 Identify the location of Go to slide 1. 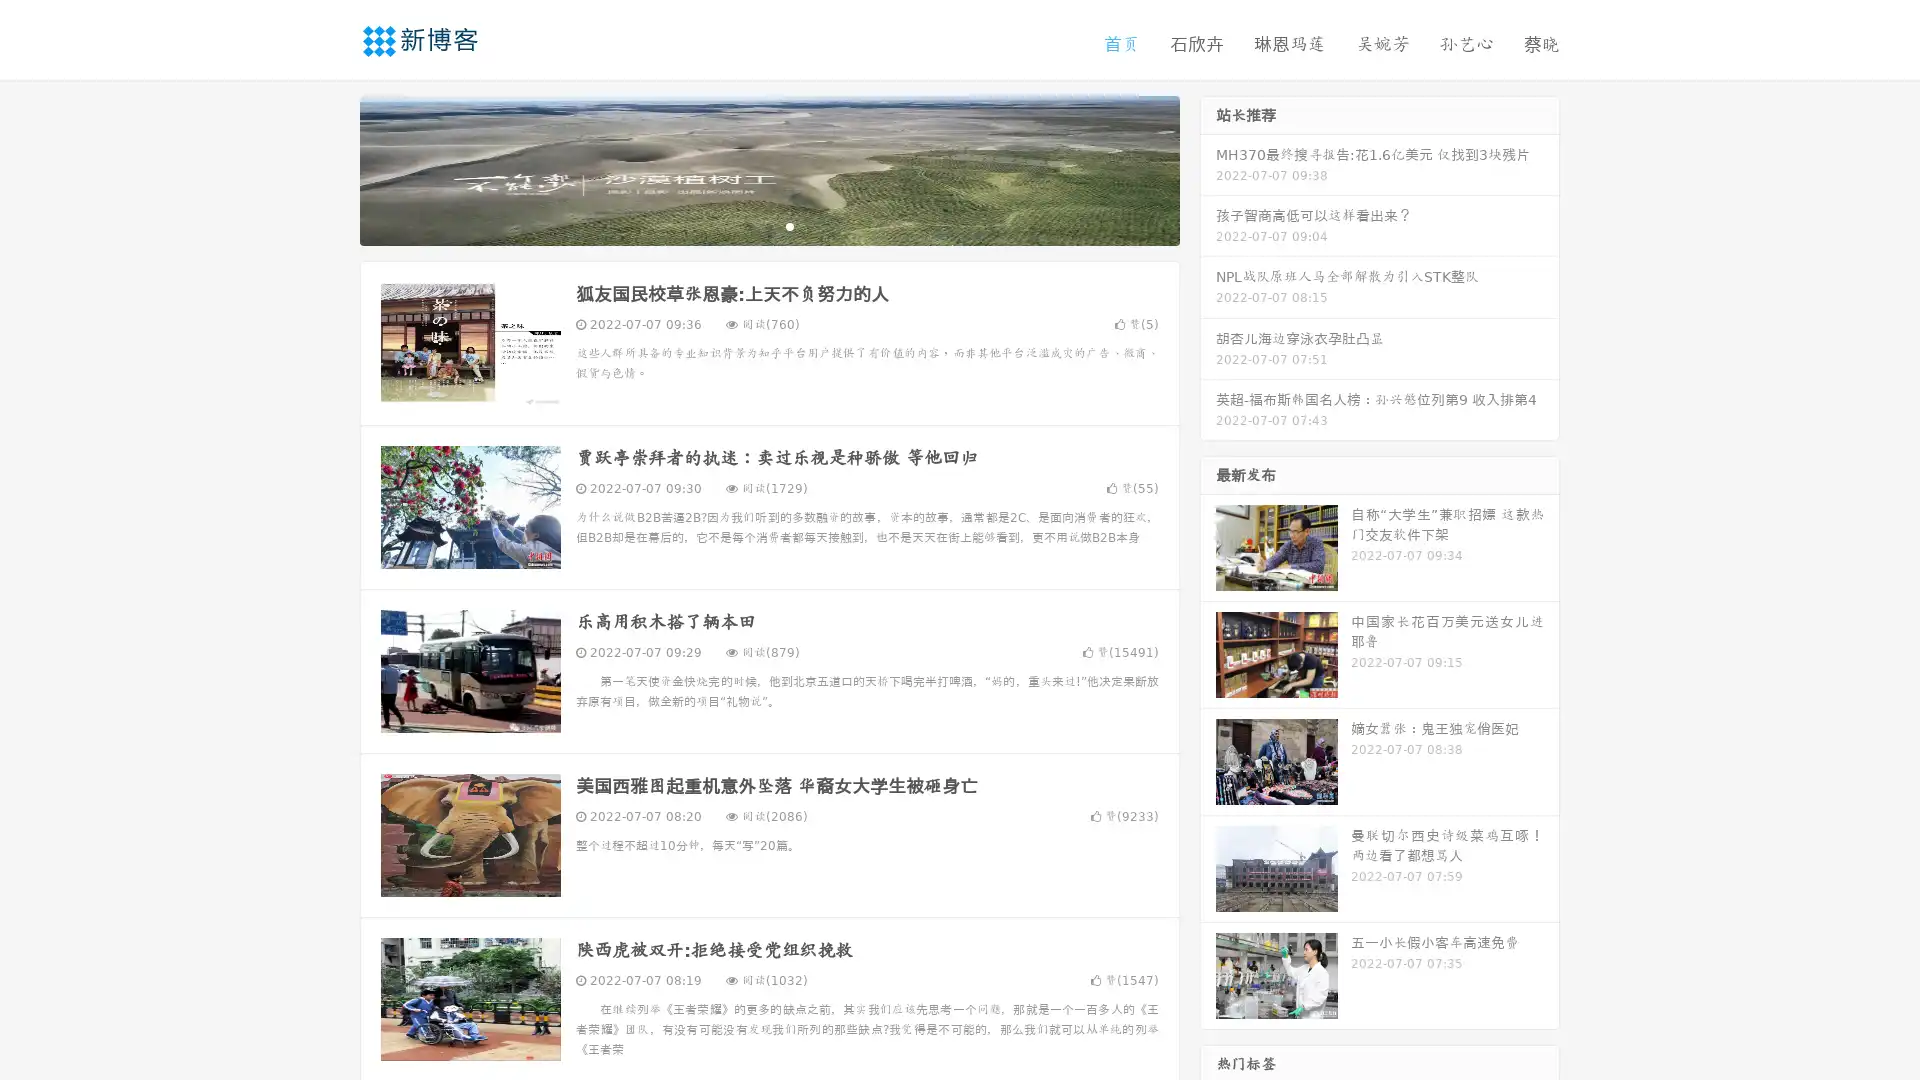
(748, 225).